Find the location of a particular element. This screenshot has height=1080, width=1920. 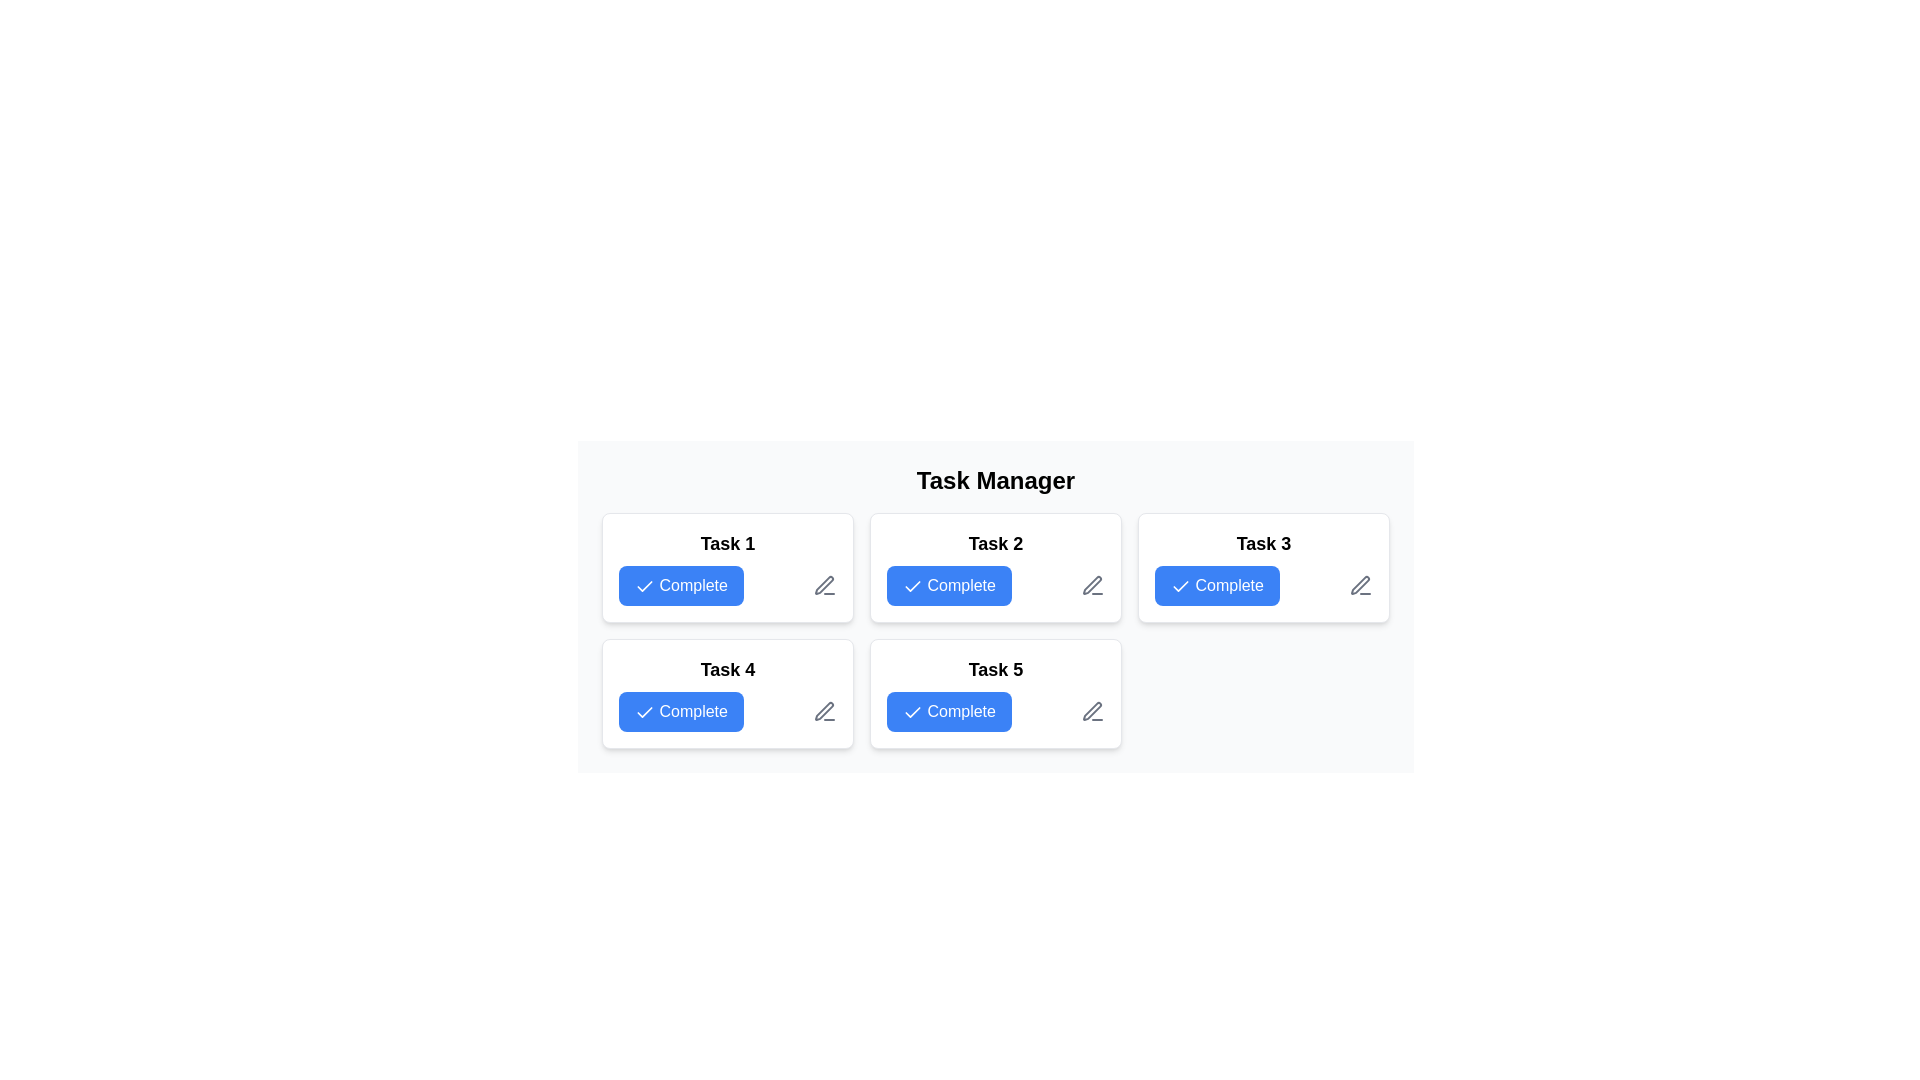

the task completion icon located within the 'Complete' button for 'Task 5' in the 'Task Manager' is located at coordinates (911, 711).